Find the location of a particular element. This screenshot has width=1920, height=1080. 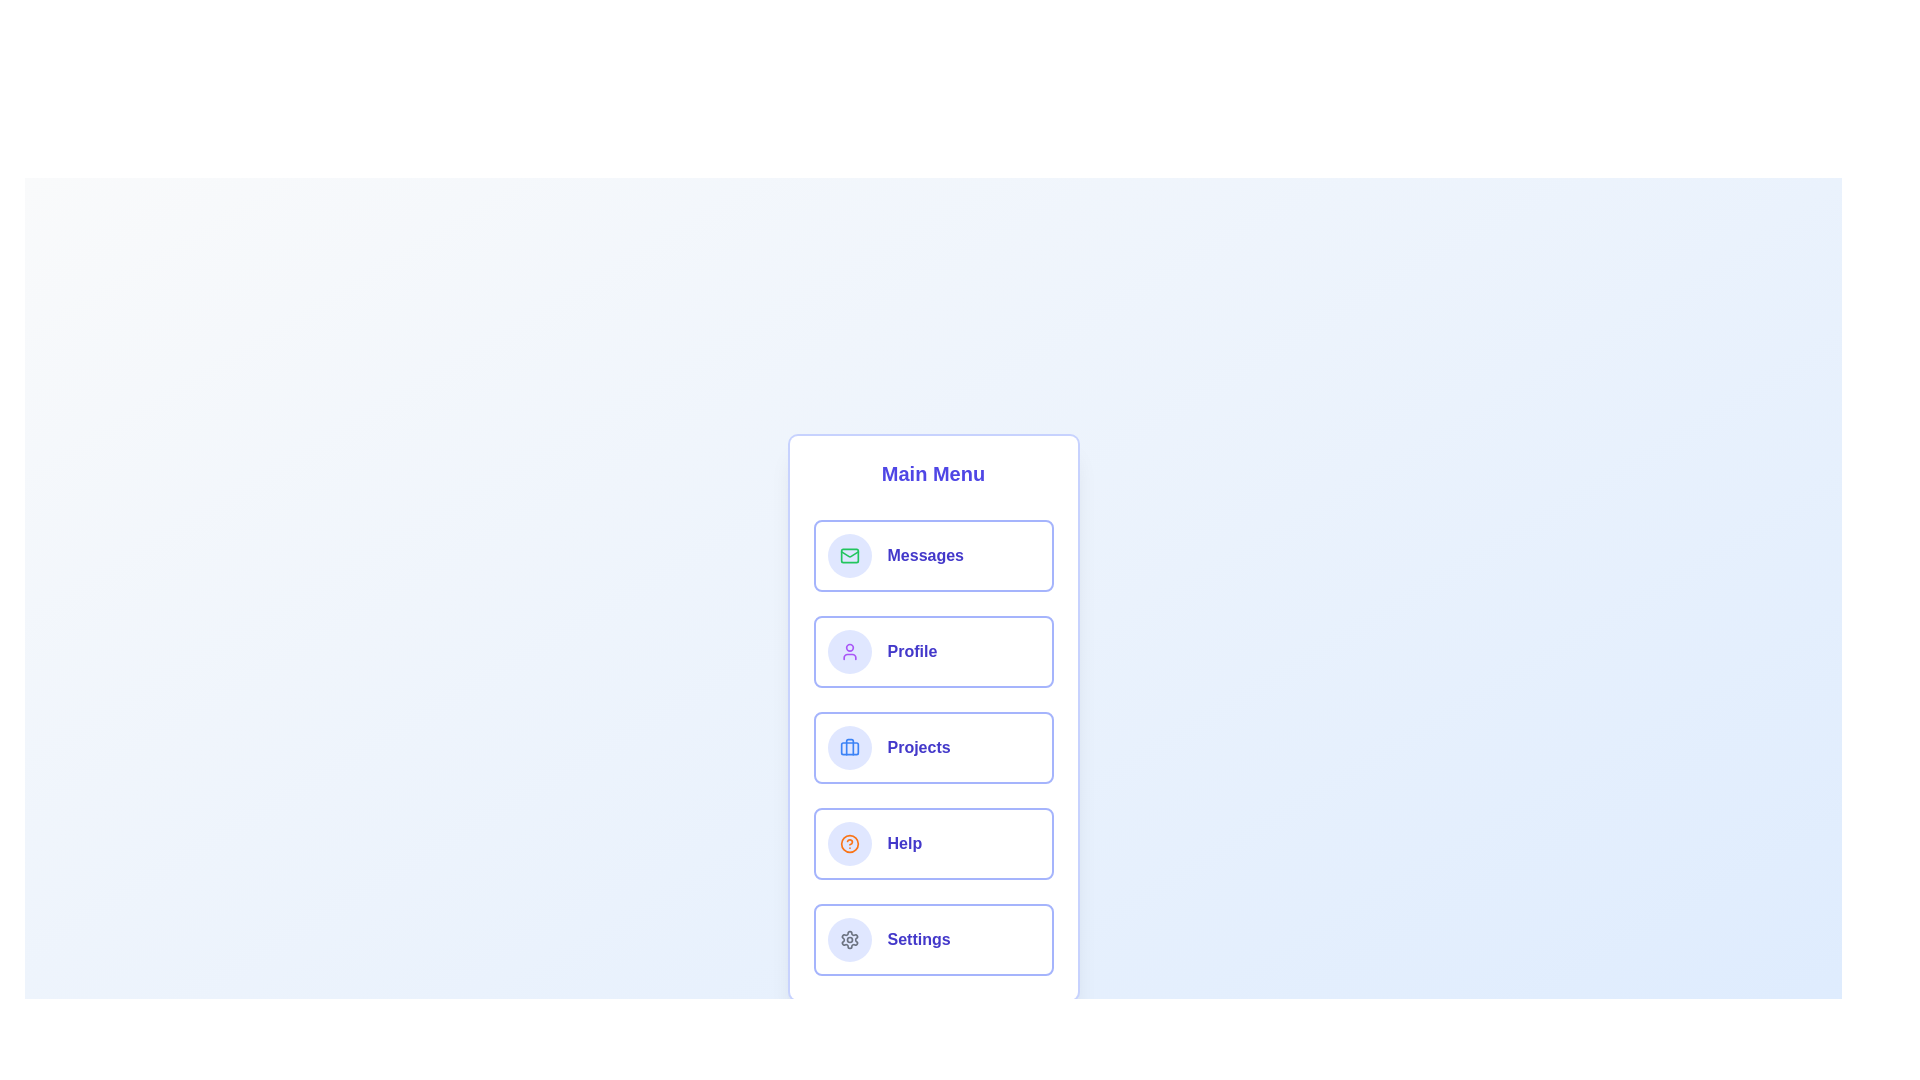

the icon corresponding to Projects by clicking on it is located at coordinates (849, 748).